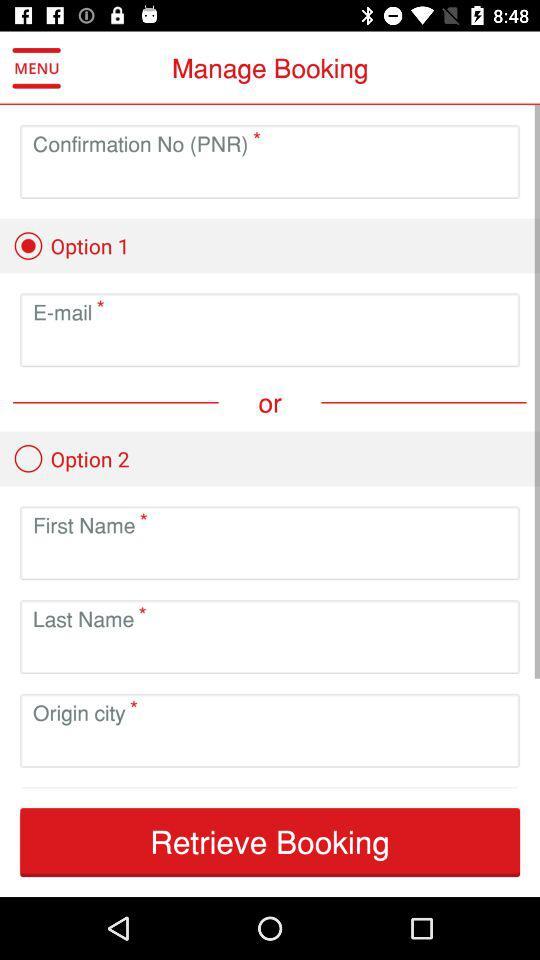 This screenshot has width=540, height=960. I want to click on the last name, so click(270, 651).